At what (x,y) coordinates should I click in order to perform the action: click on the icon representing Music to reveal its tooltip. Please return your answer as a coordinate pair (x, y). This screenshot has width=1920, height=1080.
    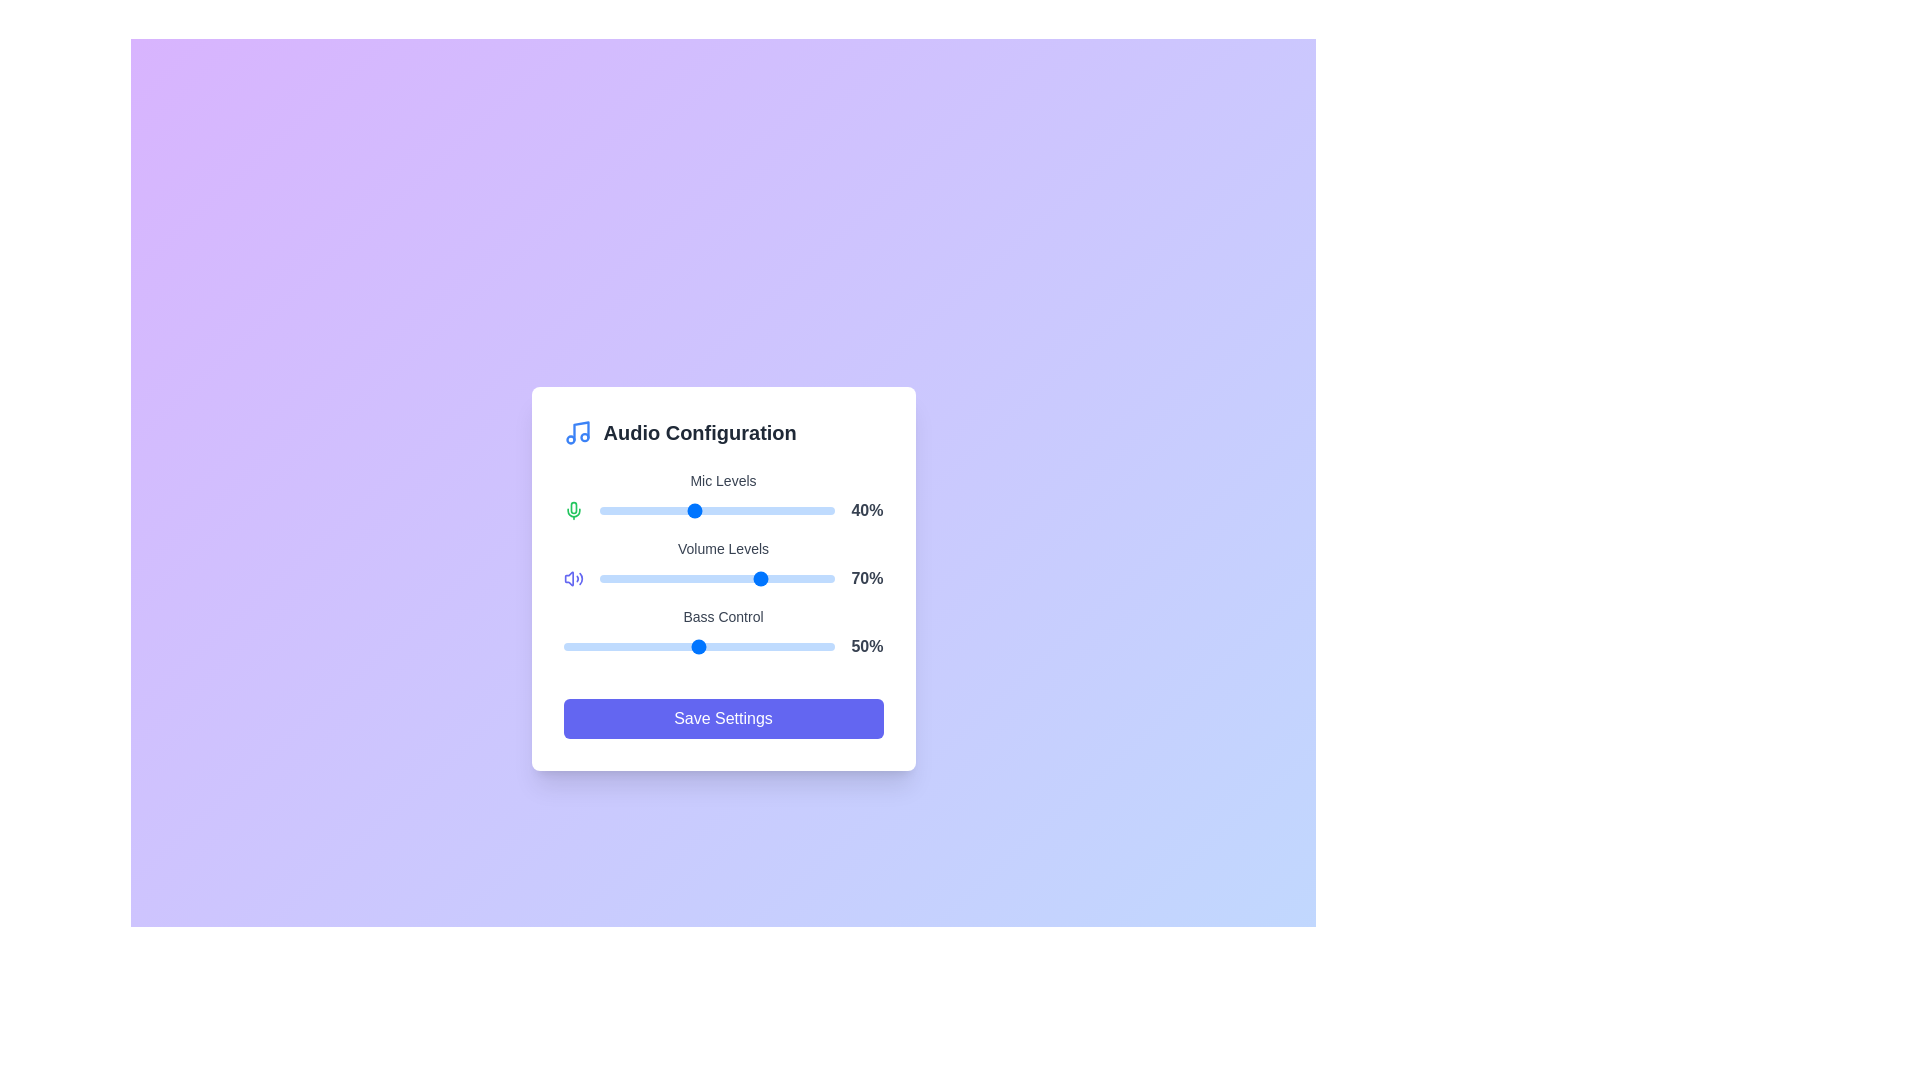
    Looking at the image, I should click on (576, 431).